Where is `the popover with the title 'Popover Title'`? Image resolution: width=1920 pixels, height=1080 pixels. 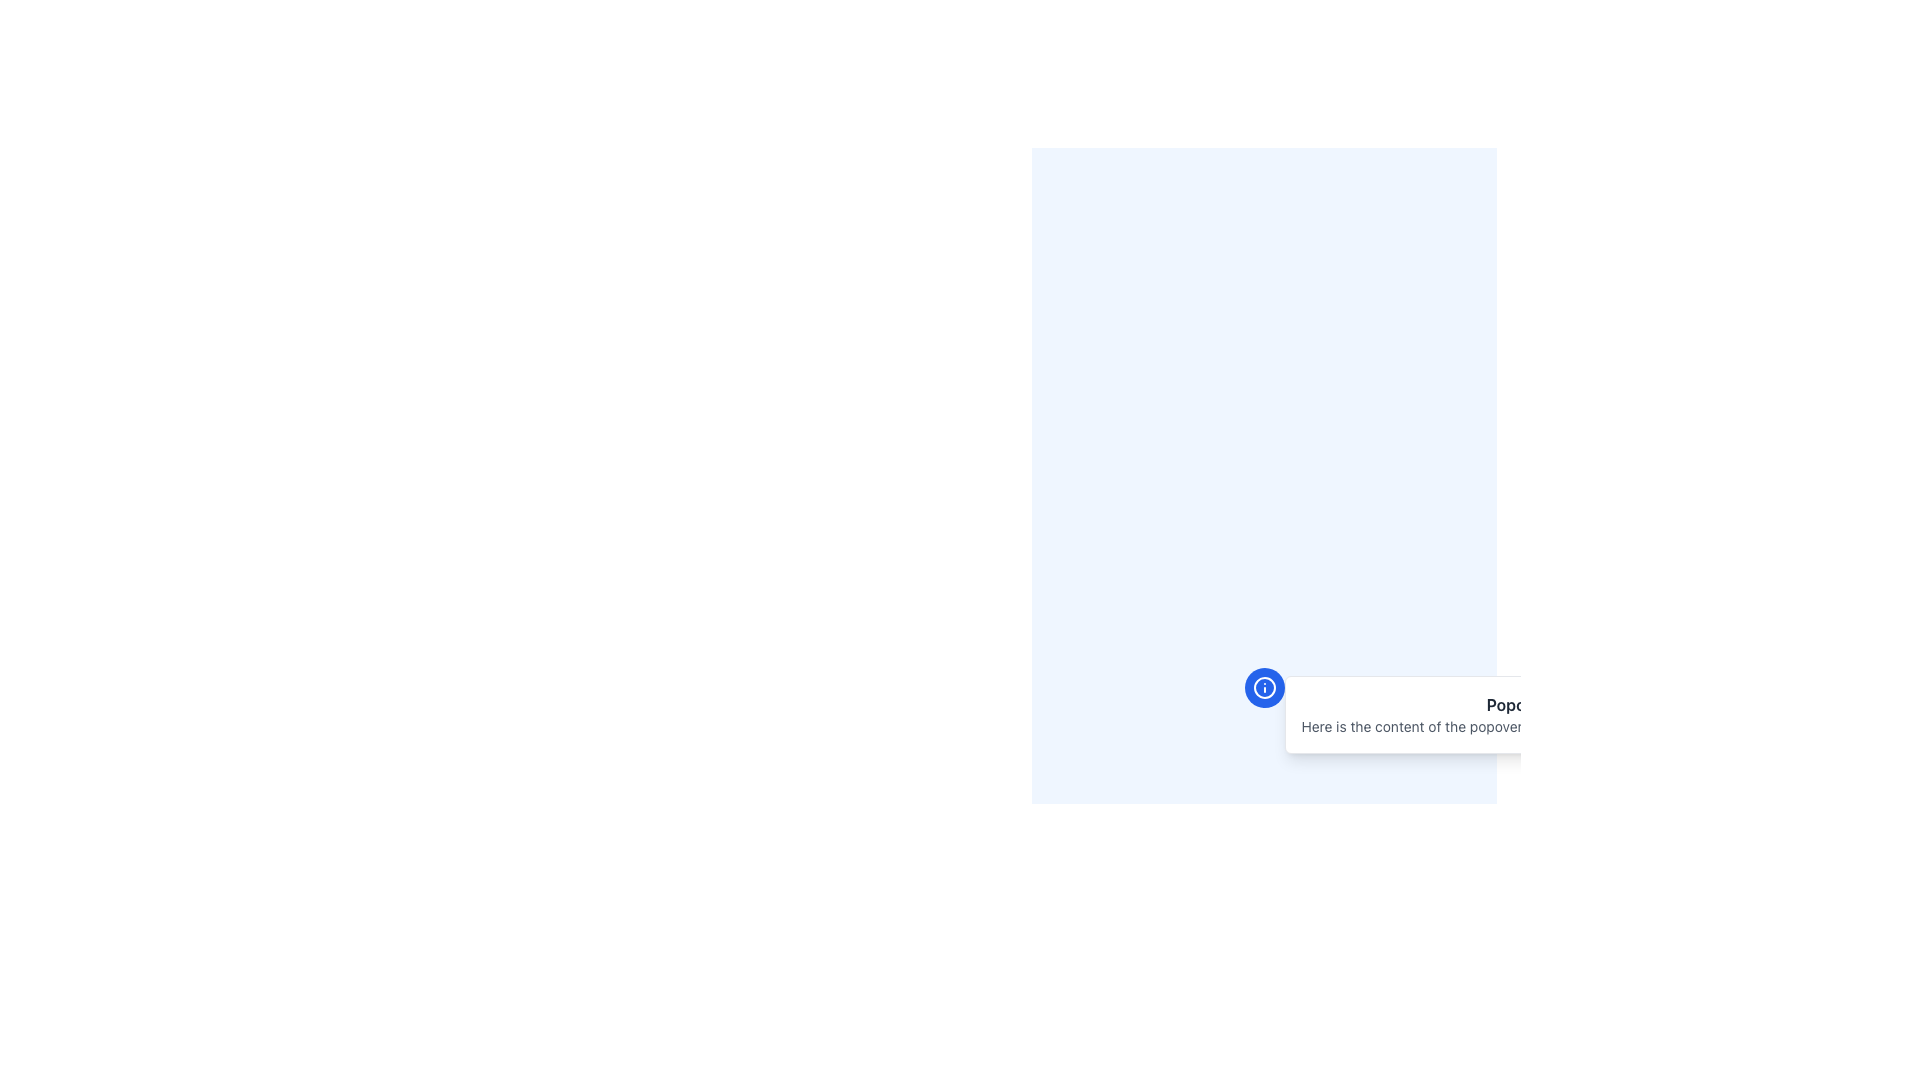 the popover with the title 'Popover Title' is located at coordinates (1535, 713).